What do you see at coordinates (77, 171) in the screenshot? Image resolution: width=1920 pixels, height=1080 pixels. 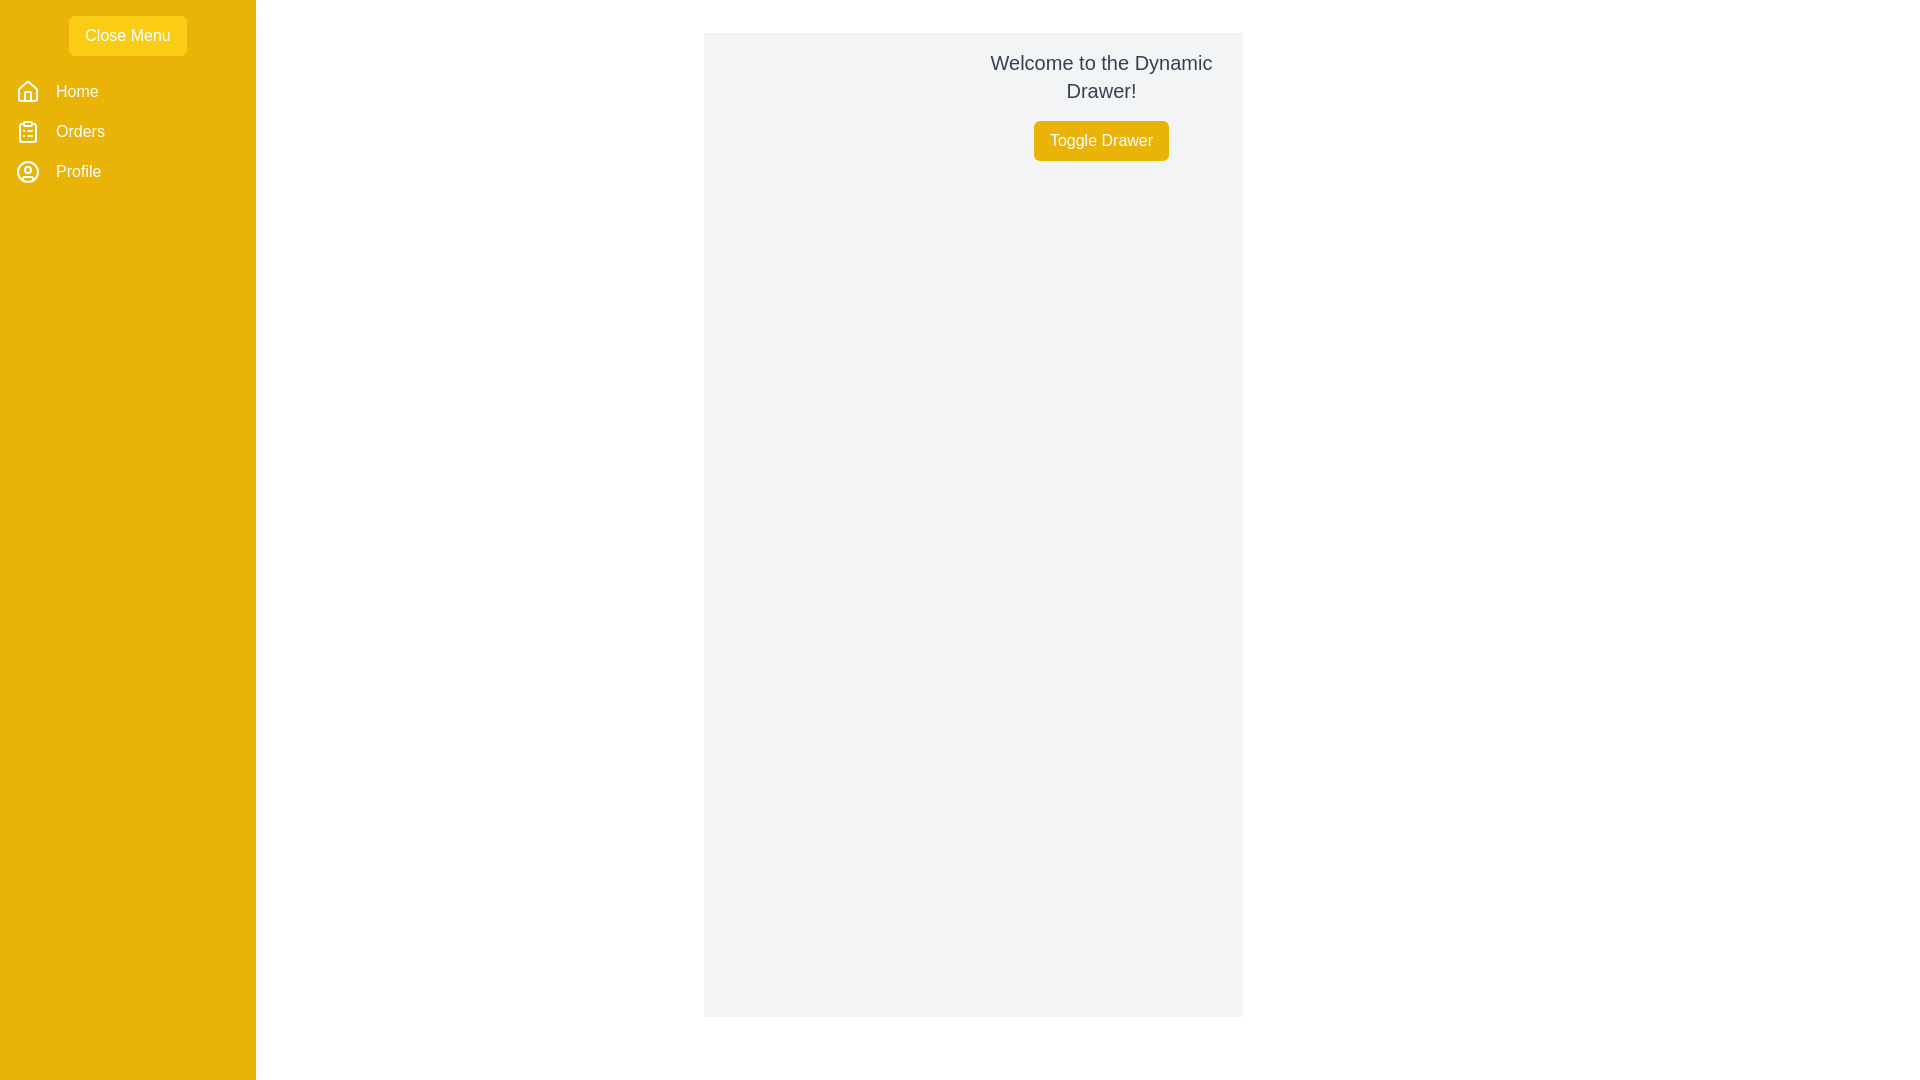 I see `the menu item Profile to navigate` at bounding box center [77, 171].